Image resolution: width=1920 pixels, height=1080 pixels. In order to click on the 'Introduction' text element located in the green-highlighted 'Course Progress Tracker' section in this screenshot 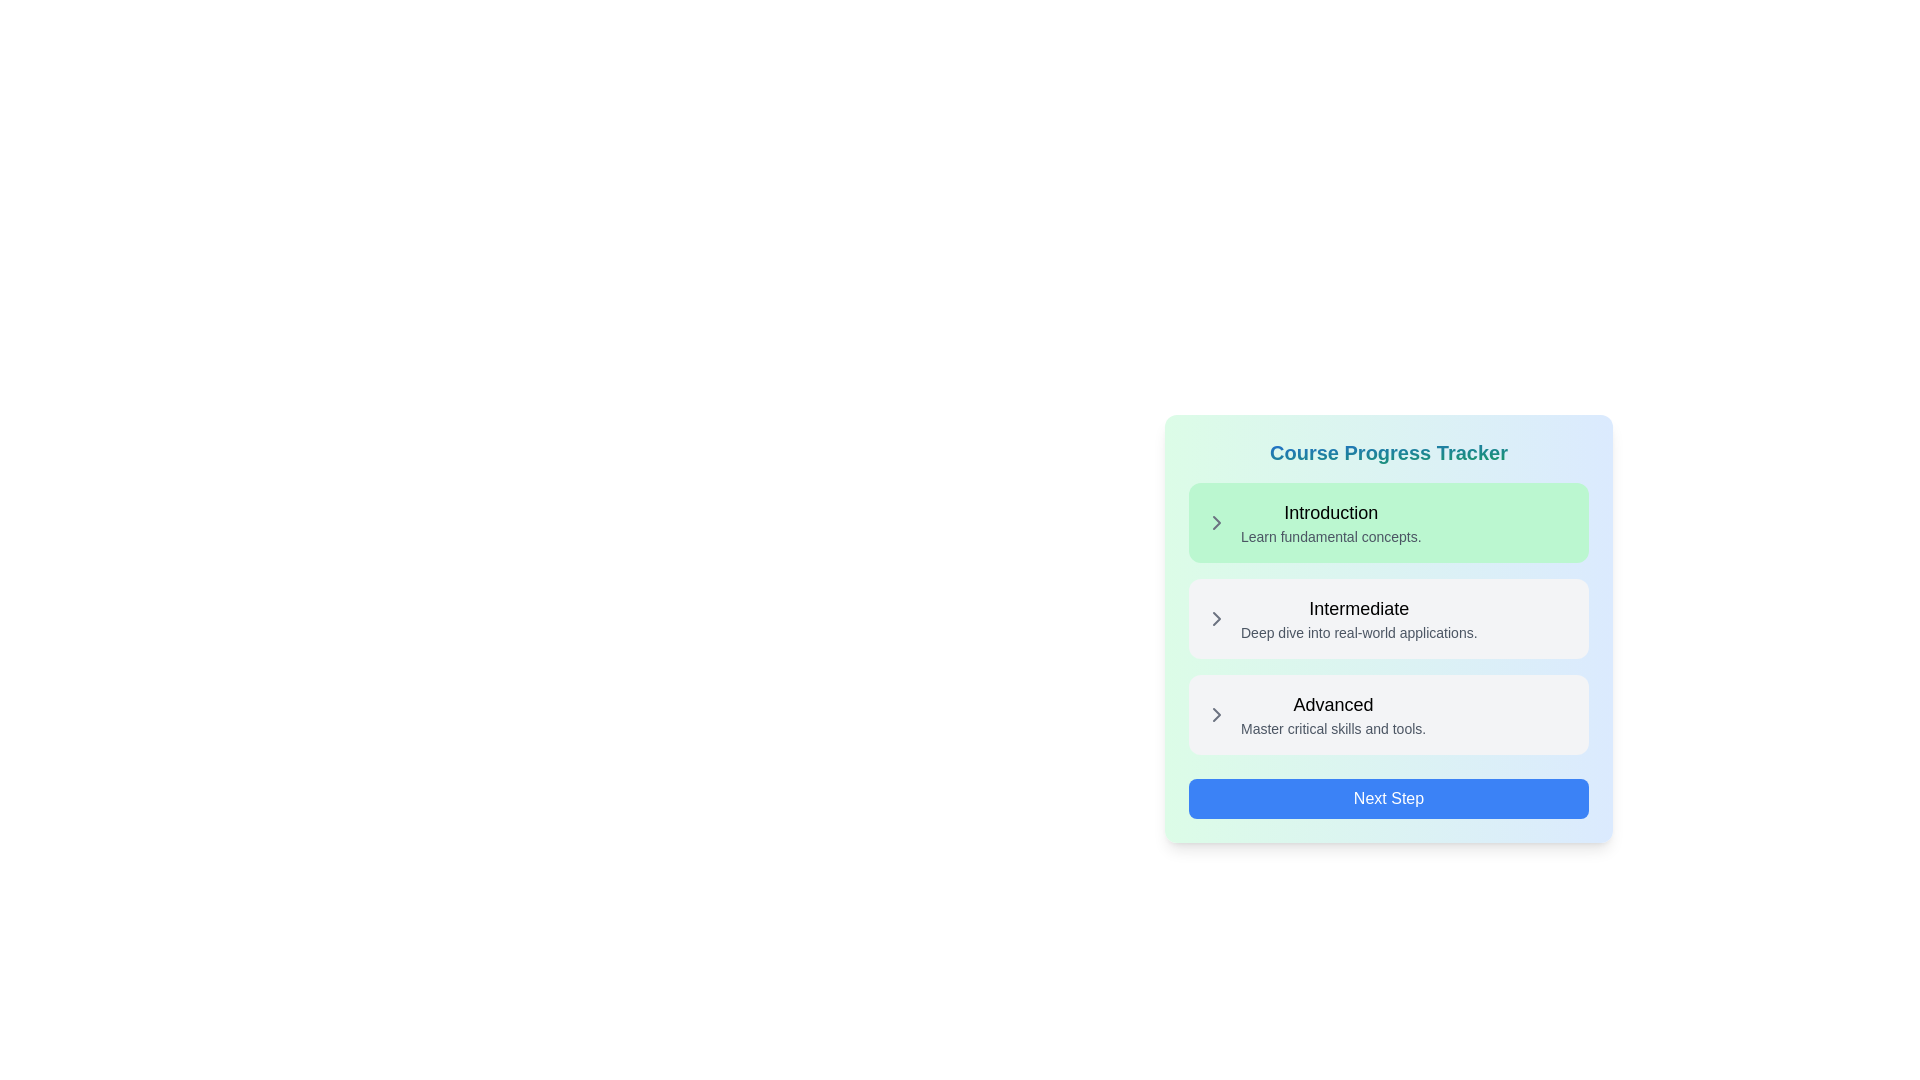, I will do `click(1331, 512)`.